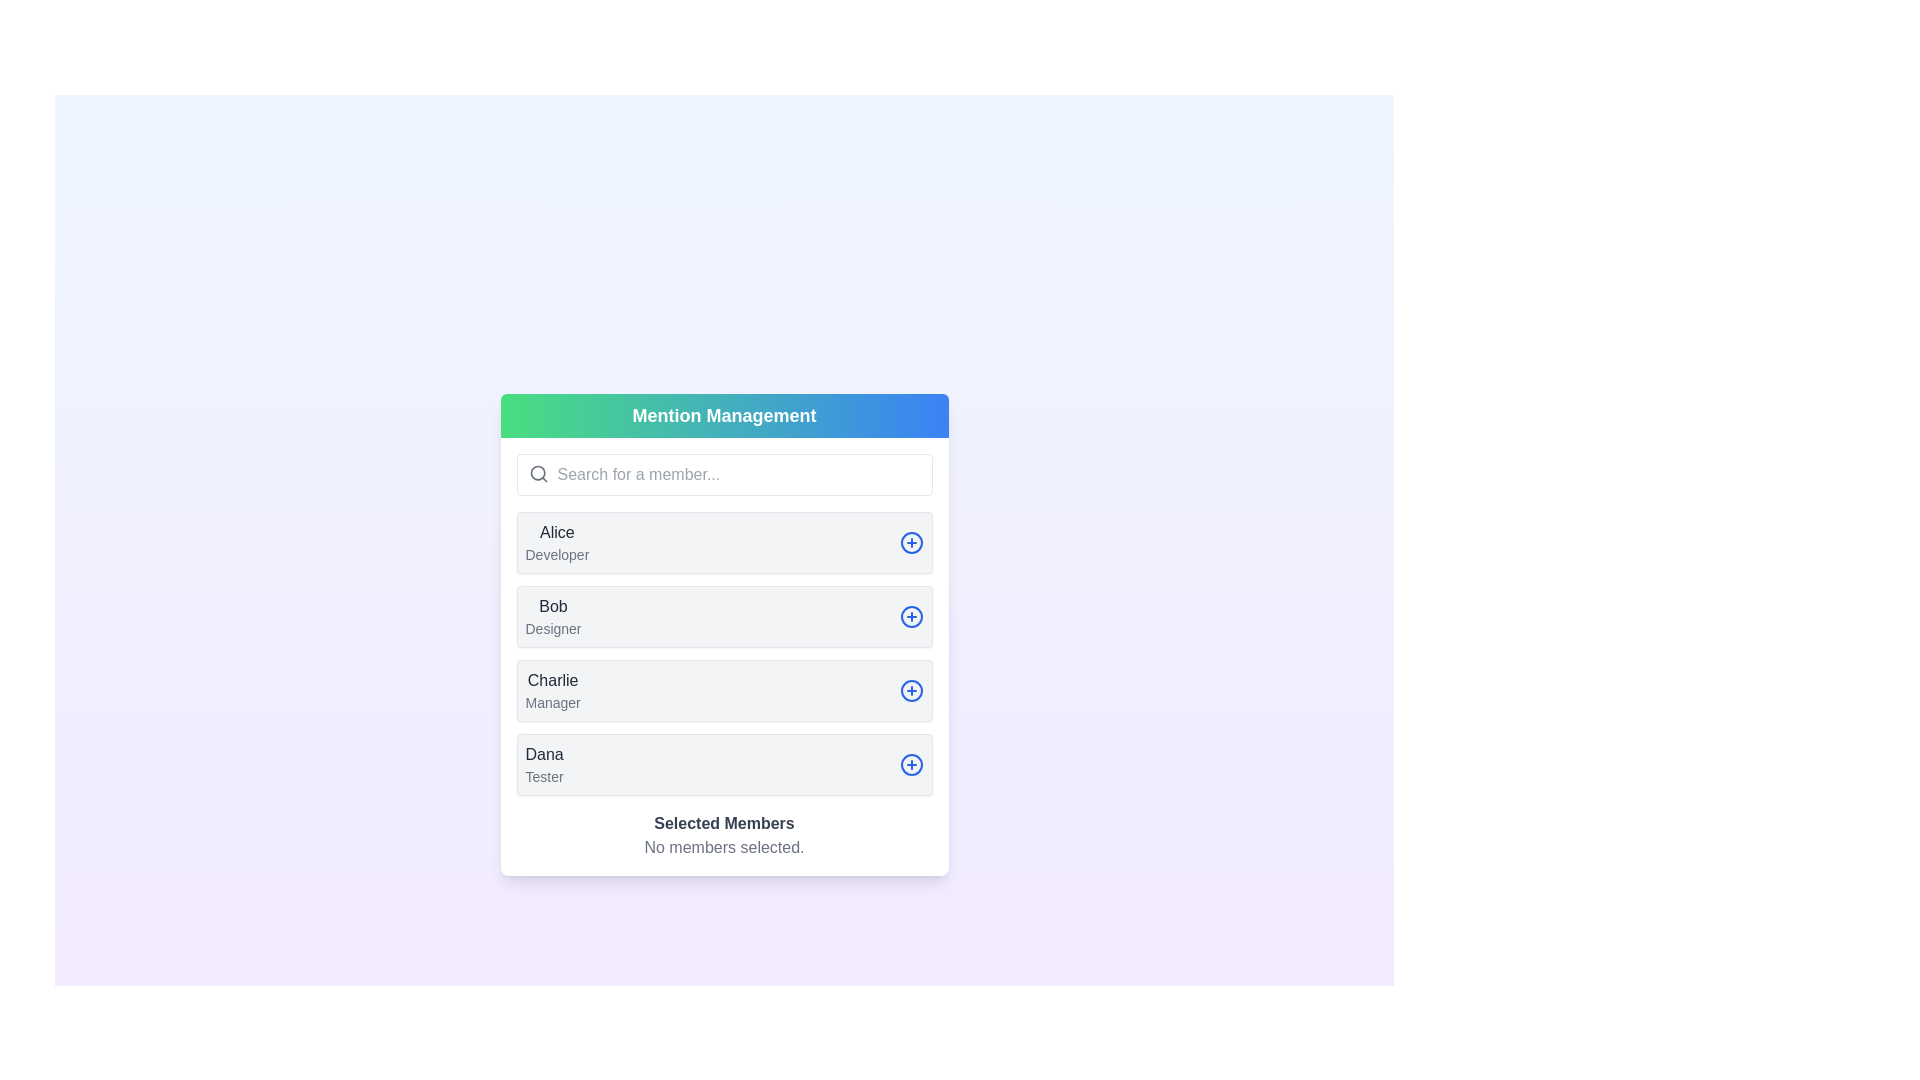 The width and height of the screenshot is (1920, 1080). Describe the element at coordinates (723, 654) in the screenshot. I see `the user cards displayed in a vertically stacked arrangement, which includes names and roles` at that location.